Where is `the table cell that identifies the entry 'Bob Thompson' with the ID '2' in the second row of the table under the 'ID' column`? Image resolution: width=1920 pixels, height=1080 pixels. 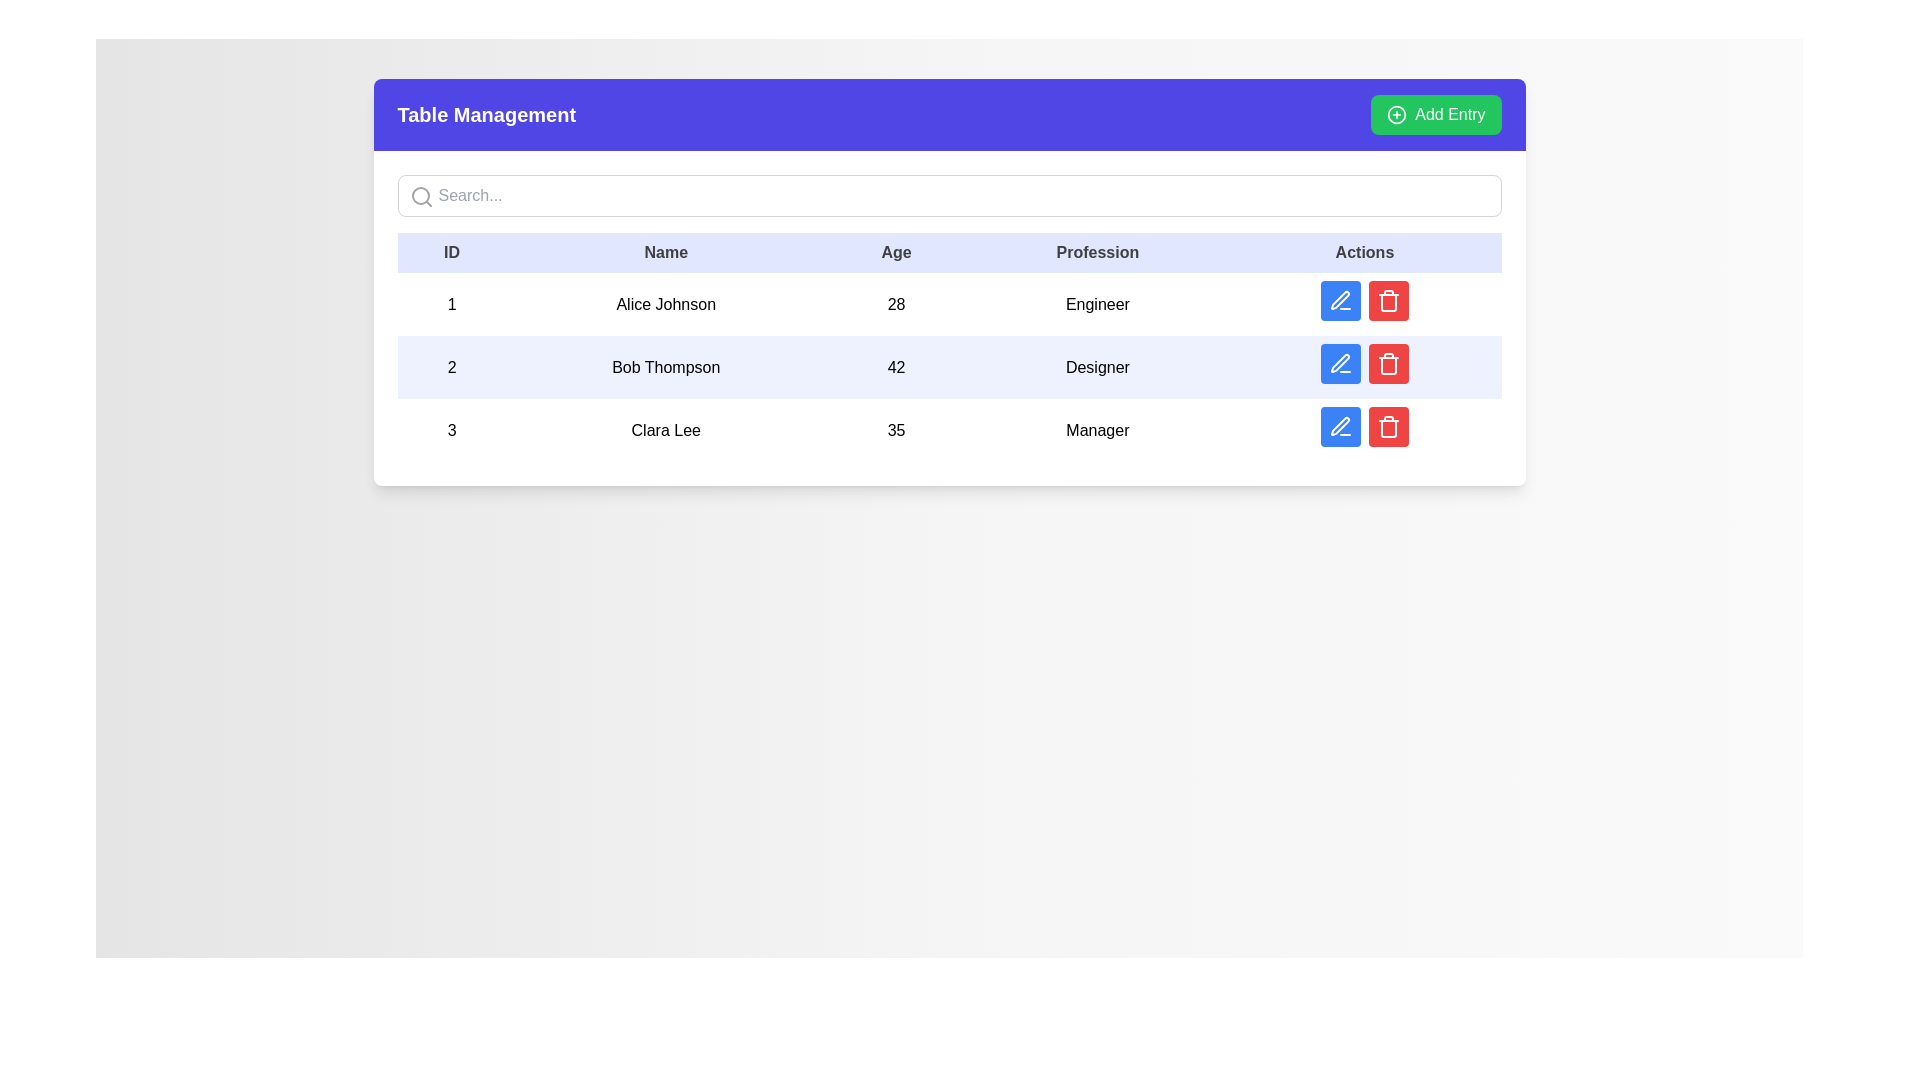 the table cell that identifies the entry 'Bob Thompson' with the ID '2' in the second row of the table under the 'ID' column is located at coordinates (451, 367).